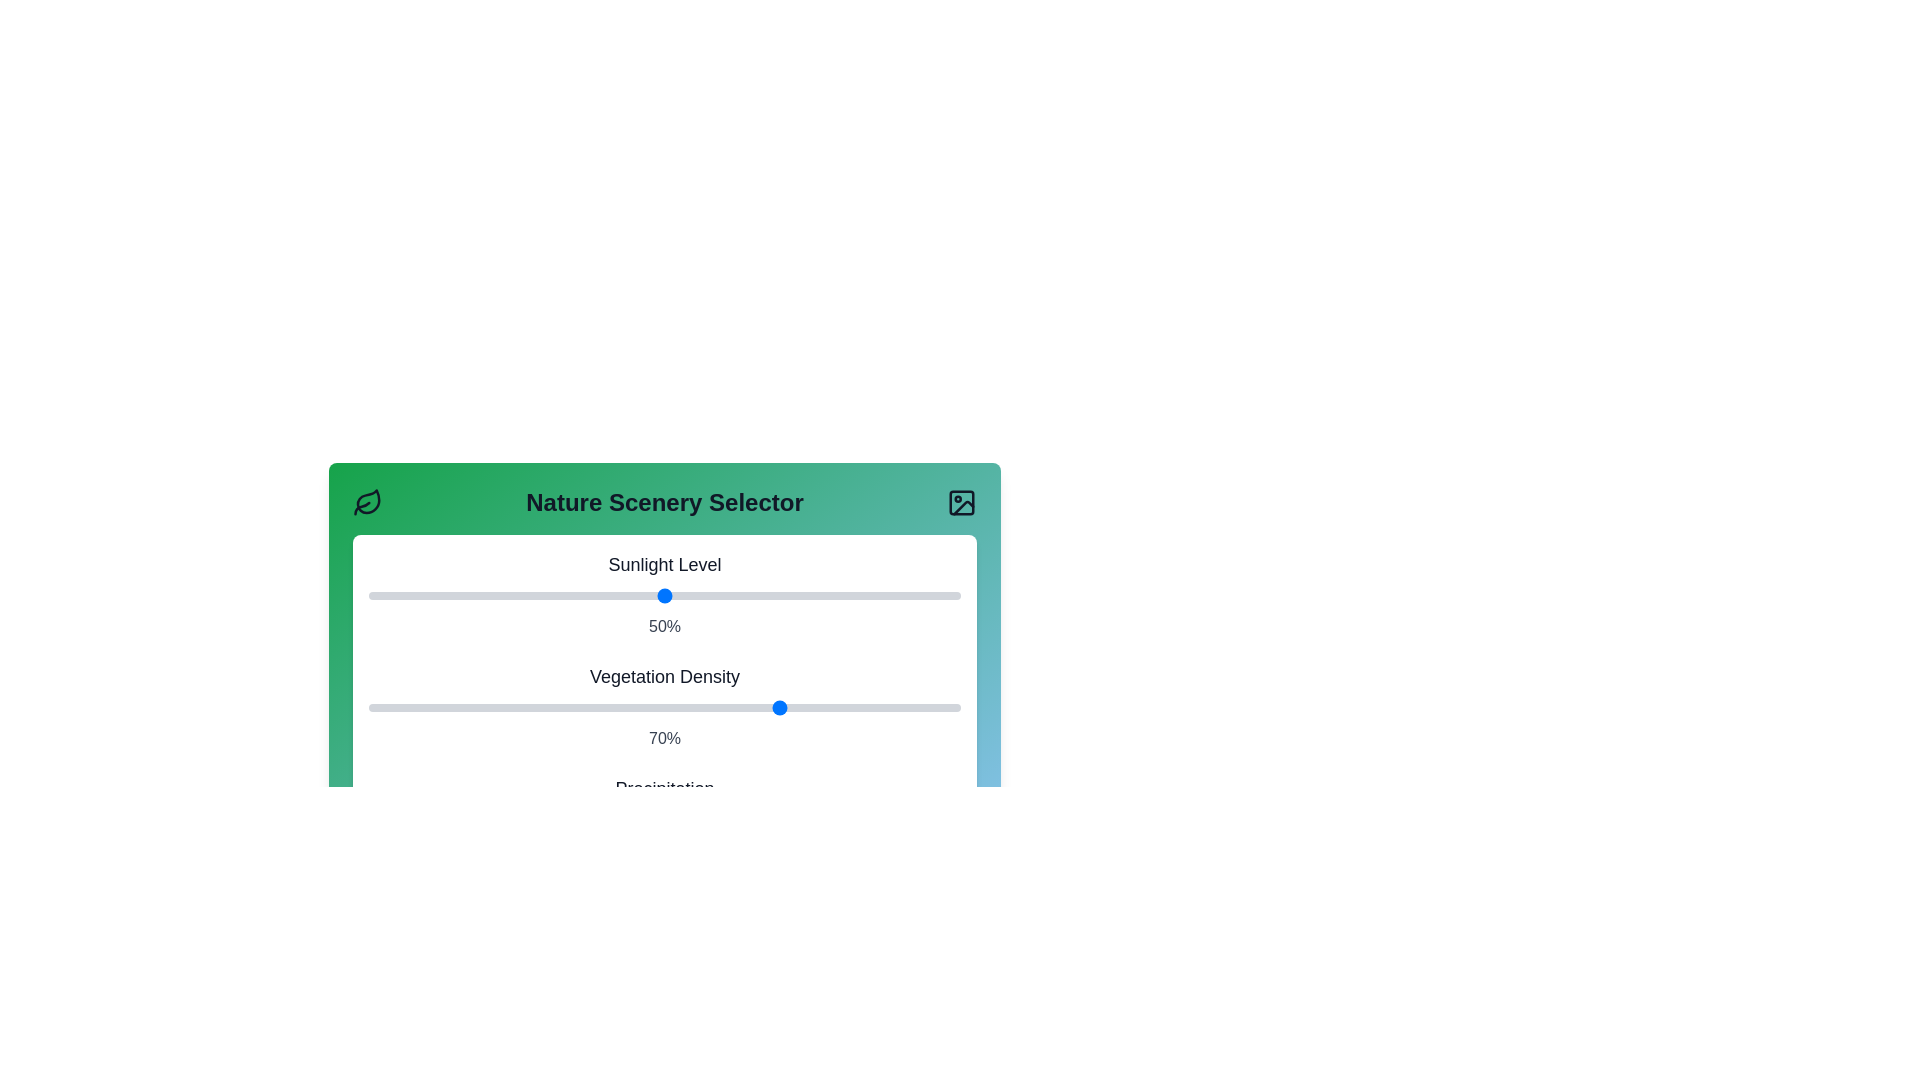 This screenshot has width=1920, height=1080. Describe the element at coordinates (900, 707) in the screenshot. I see `the Vegetation Density slider to set its value to 90` at that location.